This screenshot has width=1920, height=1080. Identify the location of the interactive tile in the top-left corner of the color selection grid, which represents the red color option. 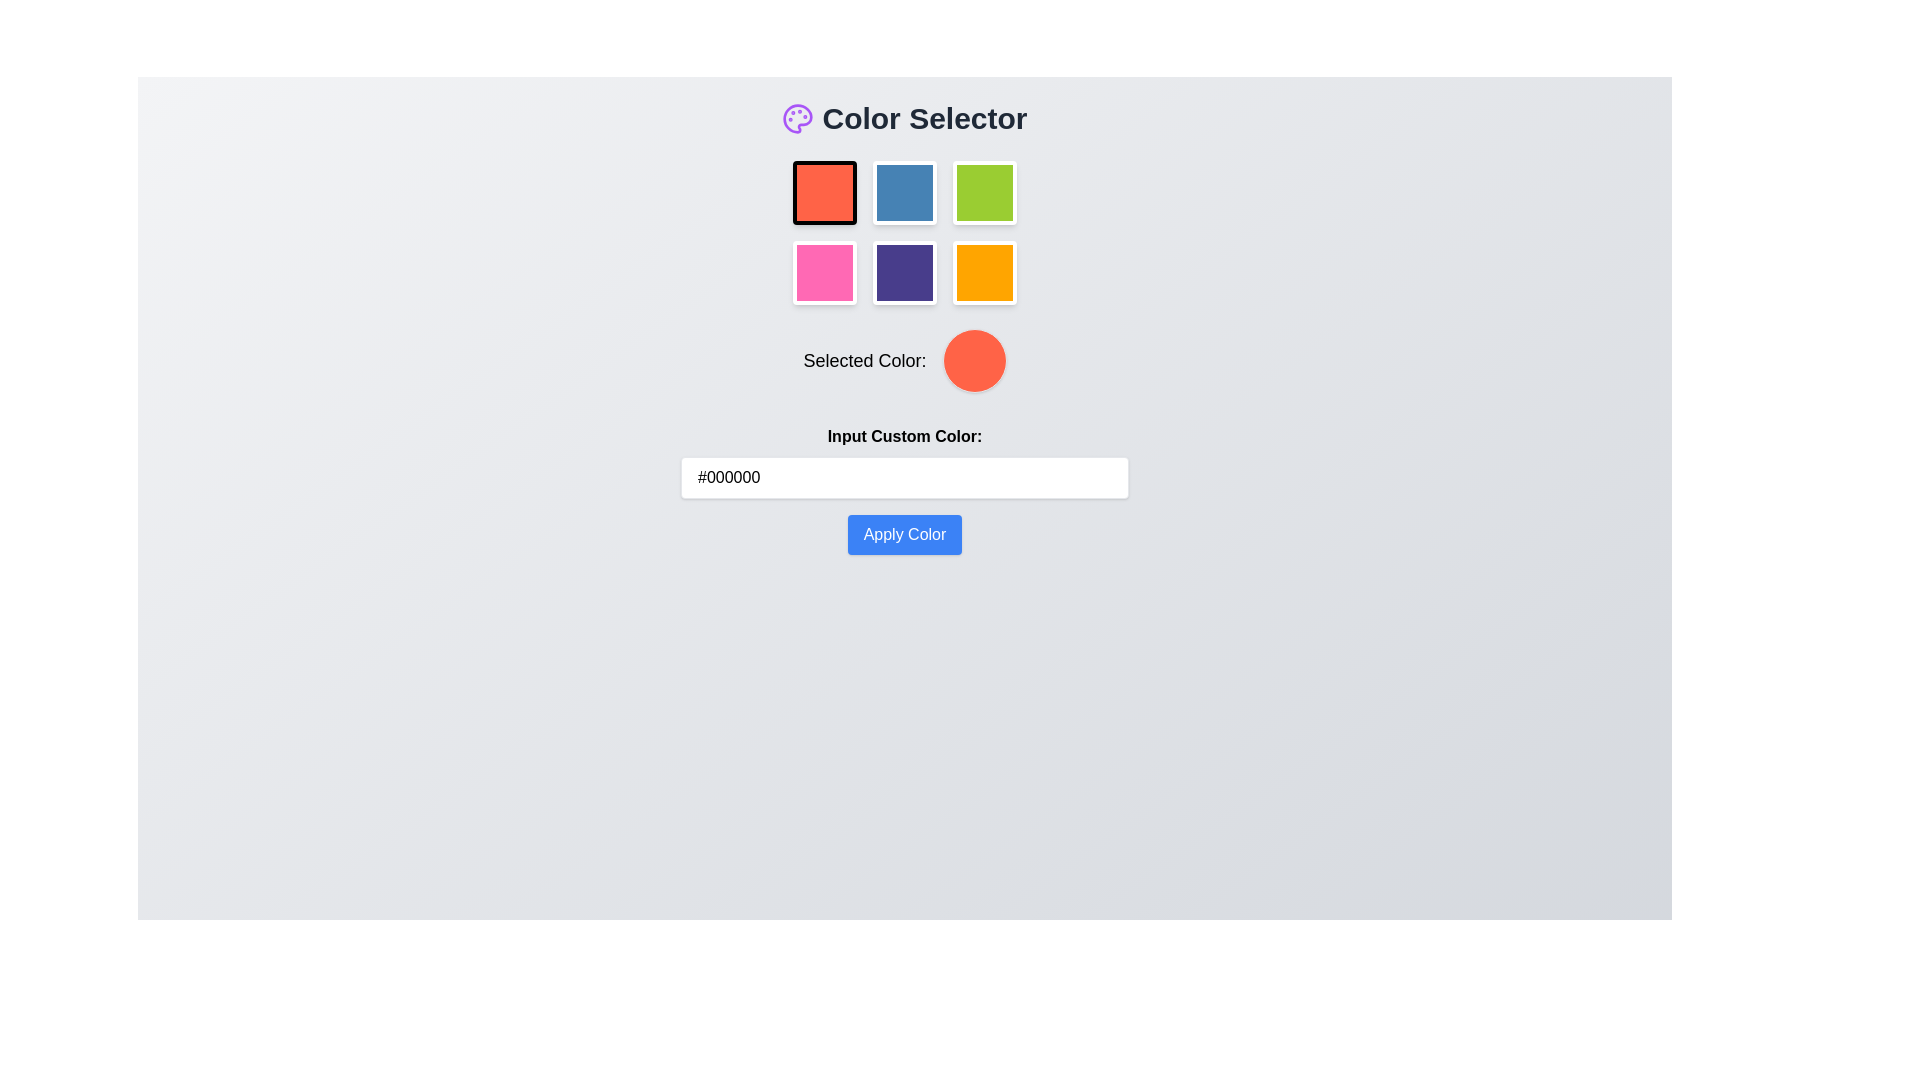
(825, 192).